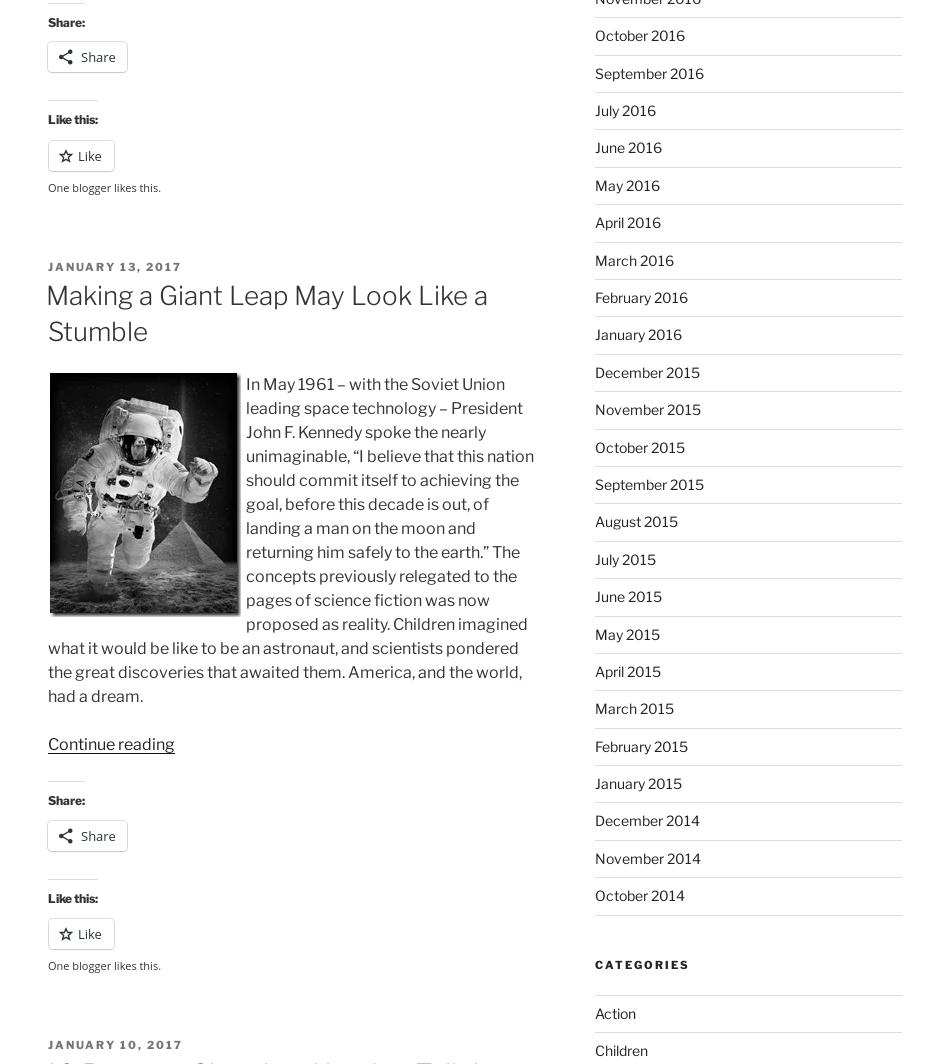 This screenshot has width=950, height=1064. What do you see at coordinates (594, 147) in the screenshot?
I see `'June 2016'` at bounding box center [594, 147].